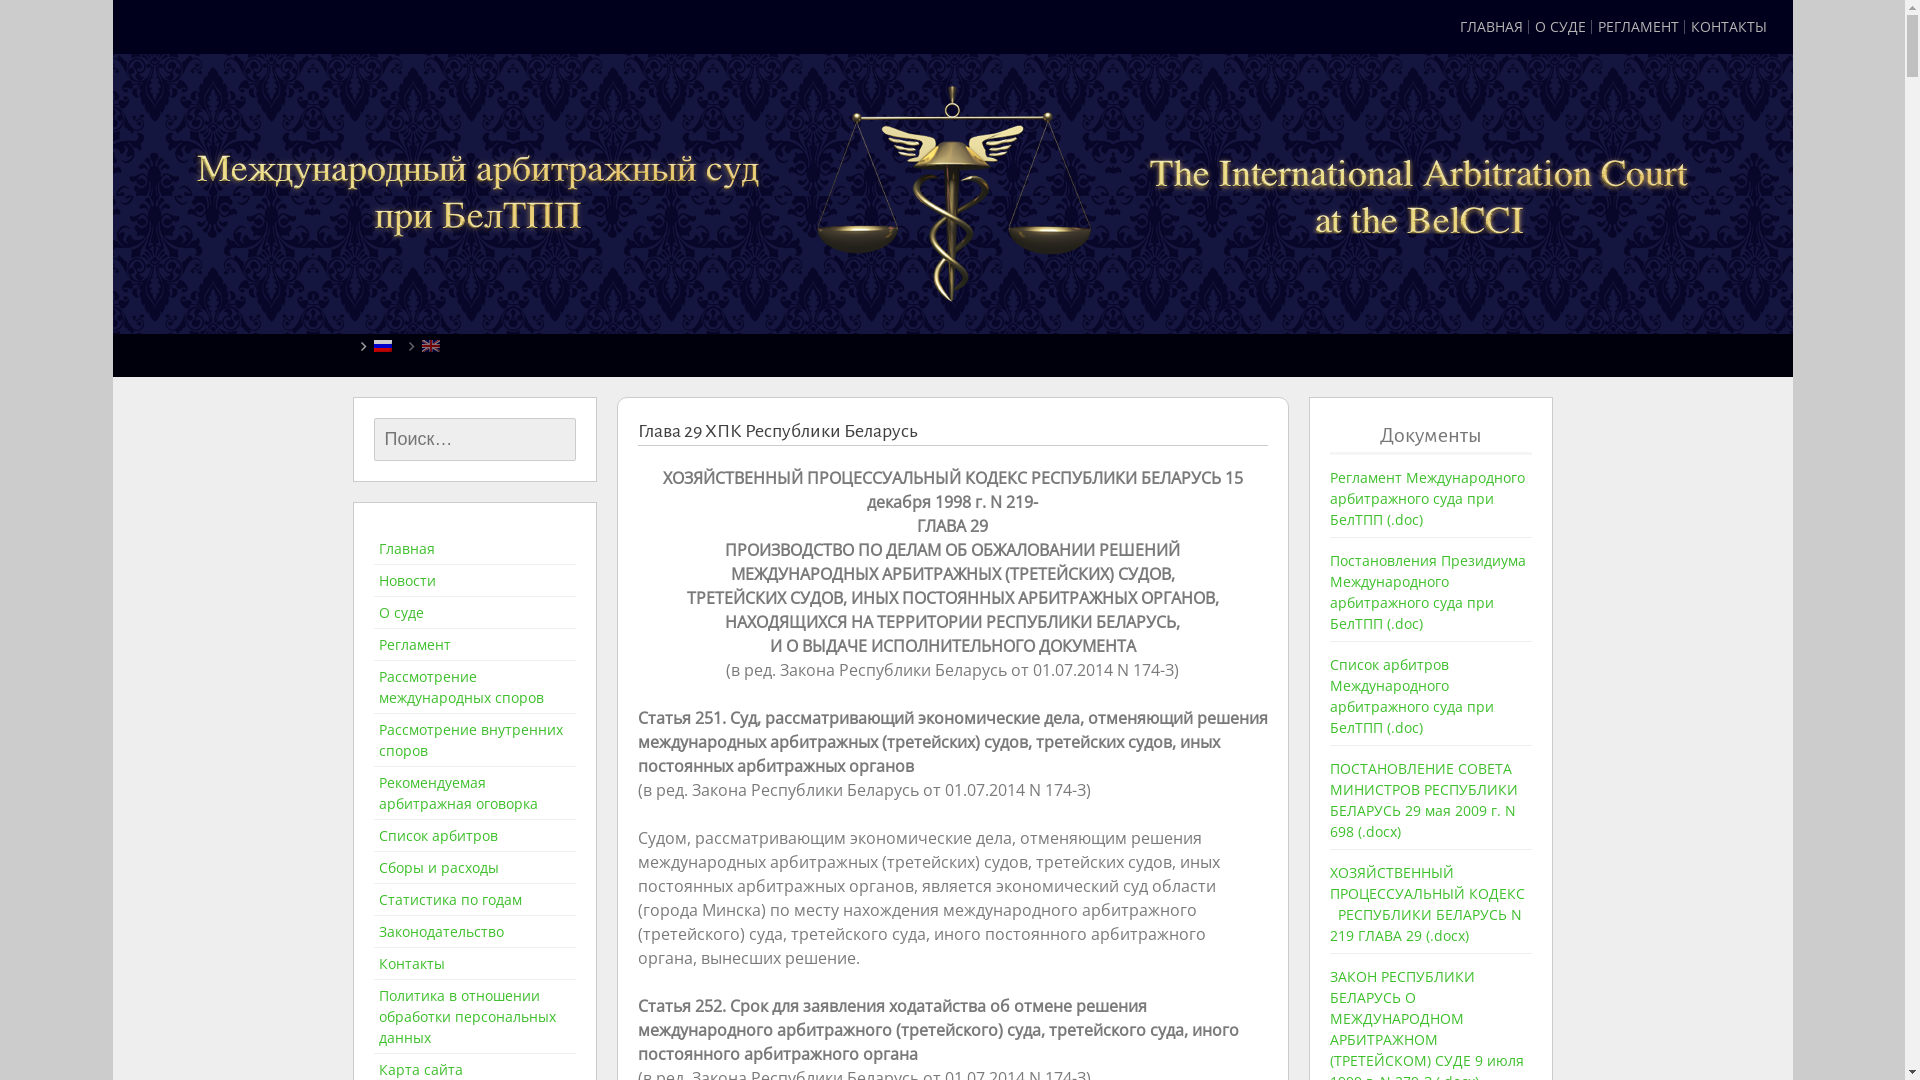  What do you see at coordinates (383, 343) in the screenshot?
I see `'Russian (ru)'` at bounding box center [383, 343].